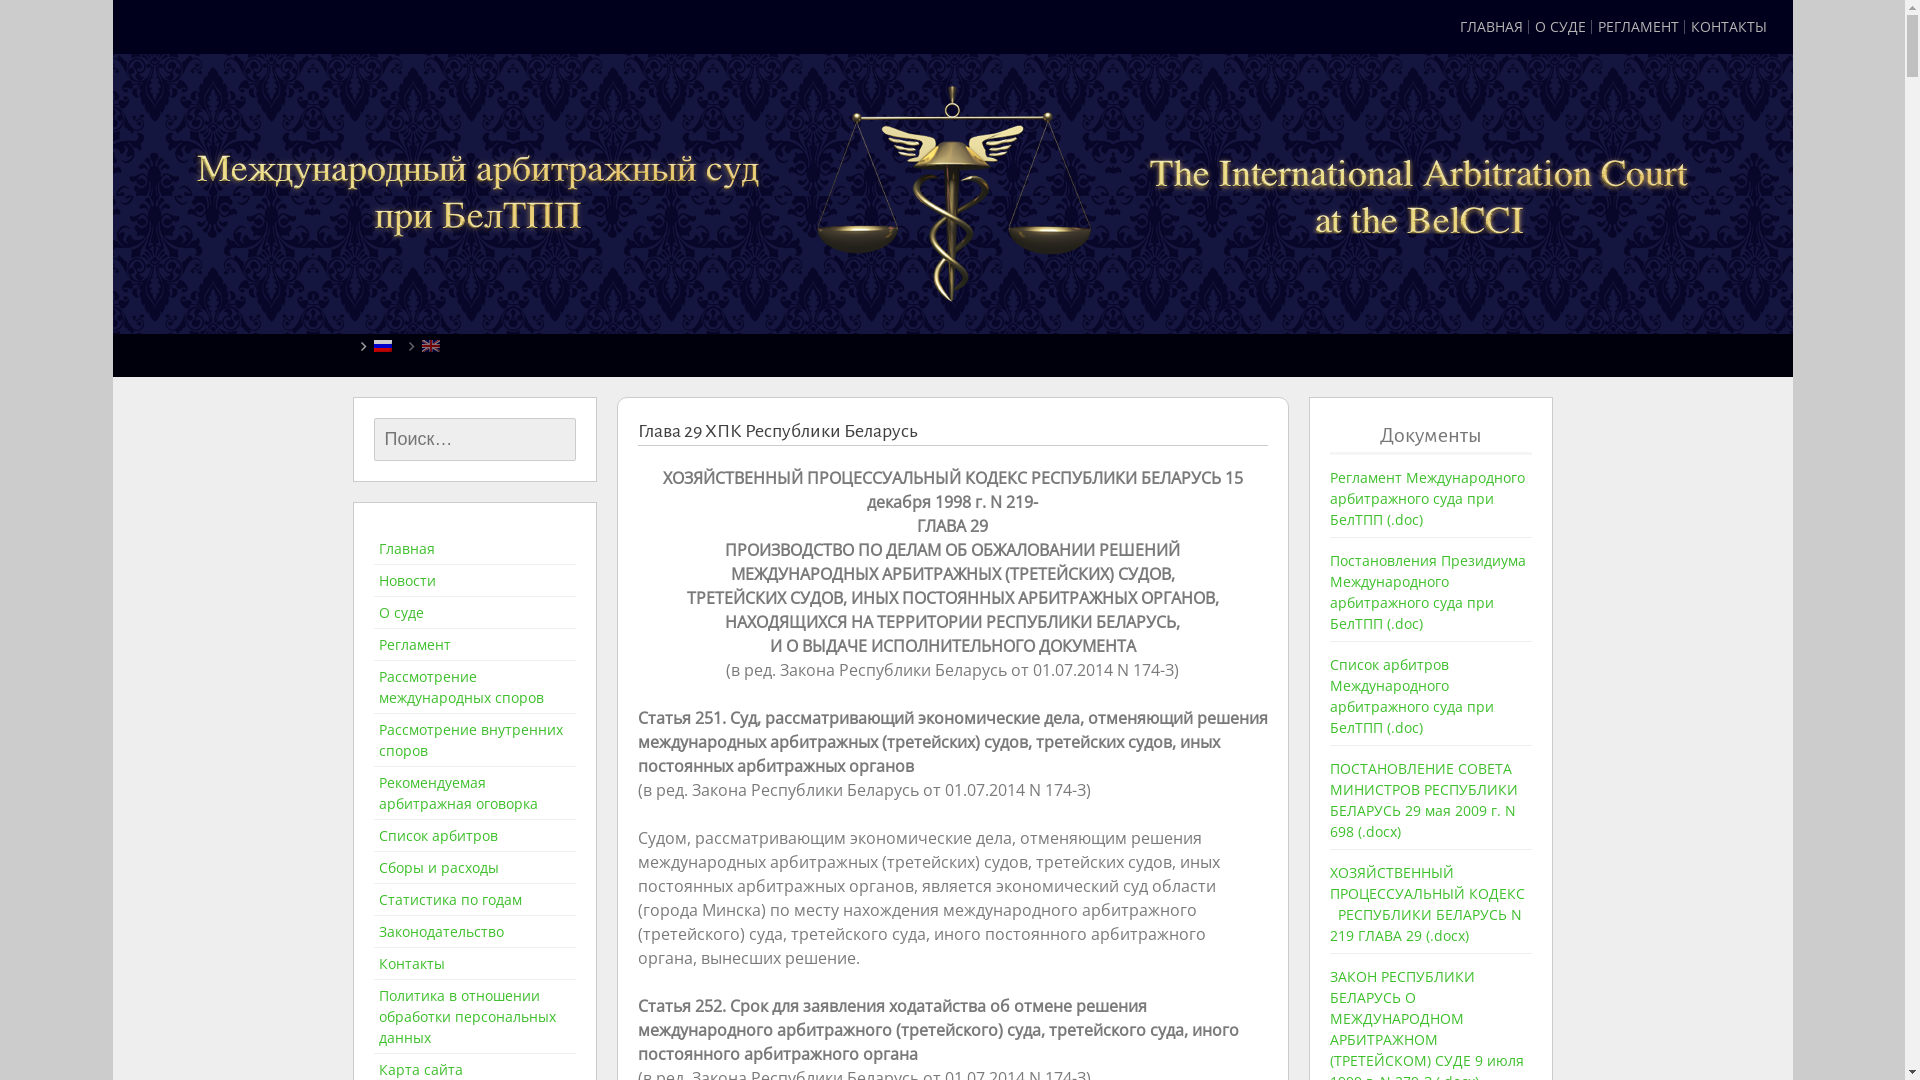  What do you see at coordinates (383, 343) in the screenshot?
I see `'Russian (ru)'` at bounding box center [383, 343].